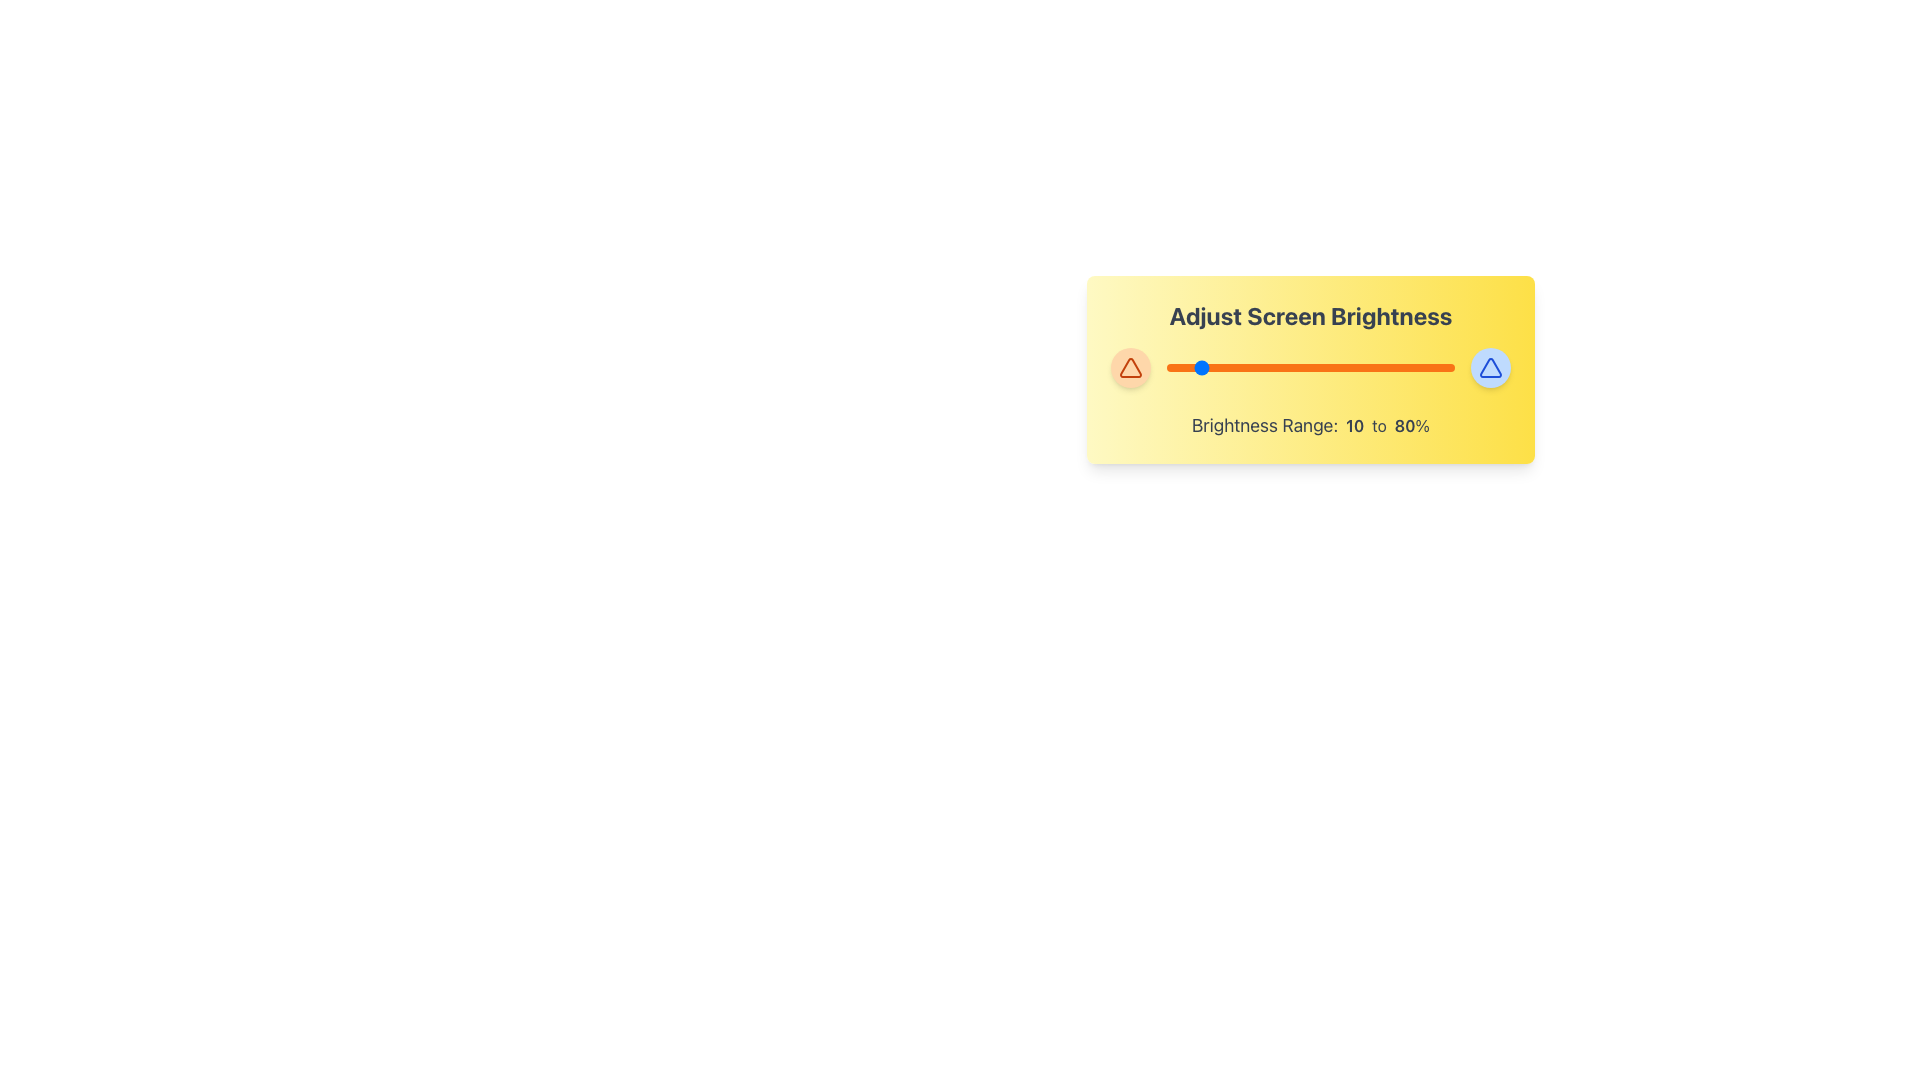 The width and height of the screenshot is (1920, 1080). Describe the element at coordinates (1404, 367) in the screenshot. I see `the brightness` at that location.